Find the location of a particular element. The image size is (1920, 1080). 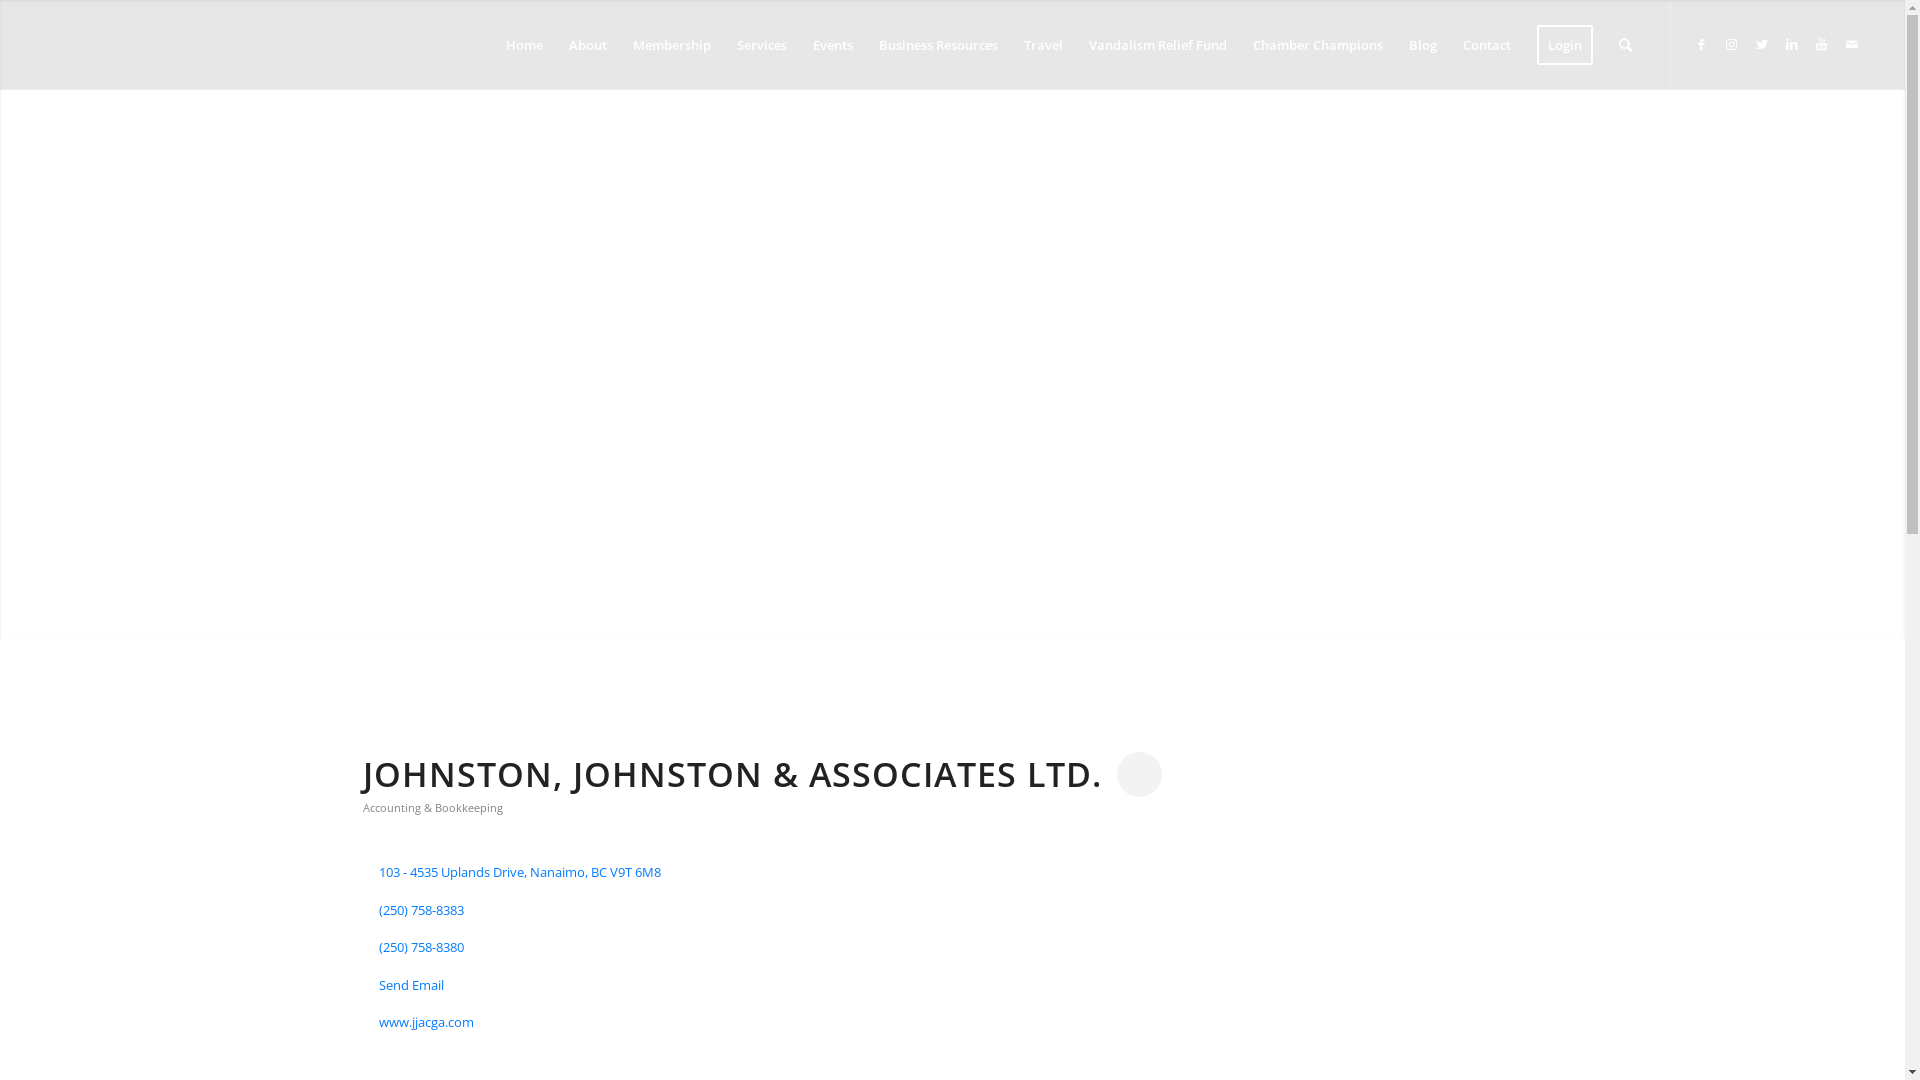

'Blog' is located at coordinates (1421, 45).